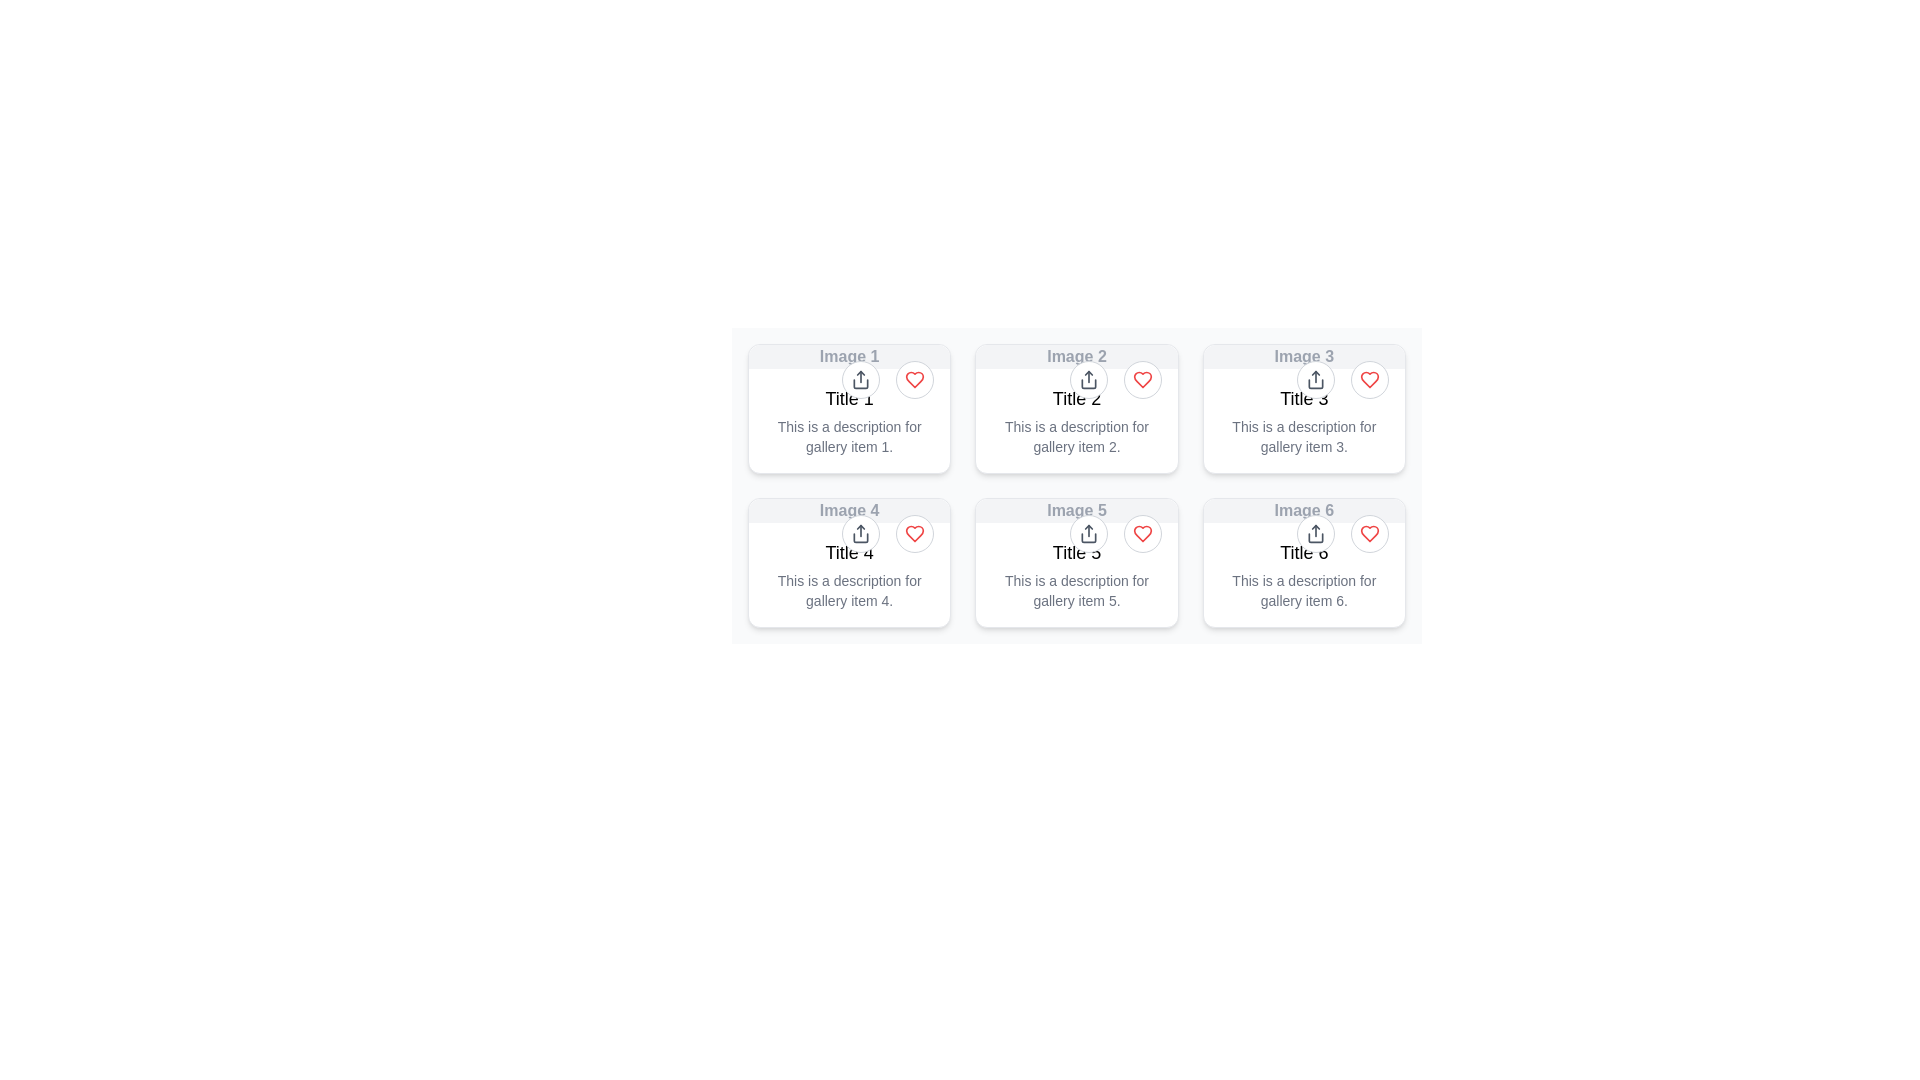 Image resolution: width=1920 pixels, height=1080 pixels. I want to click on the circular 'Share' button located at the top-right corner of the card labeled 'Image 3 Title 3', so click(1315, 380).